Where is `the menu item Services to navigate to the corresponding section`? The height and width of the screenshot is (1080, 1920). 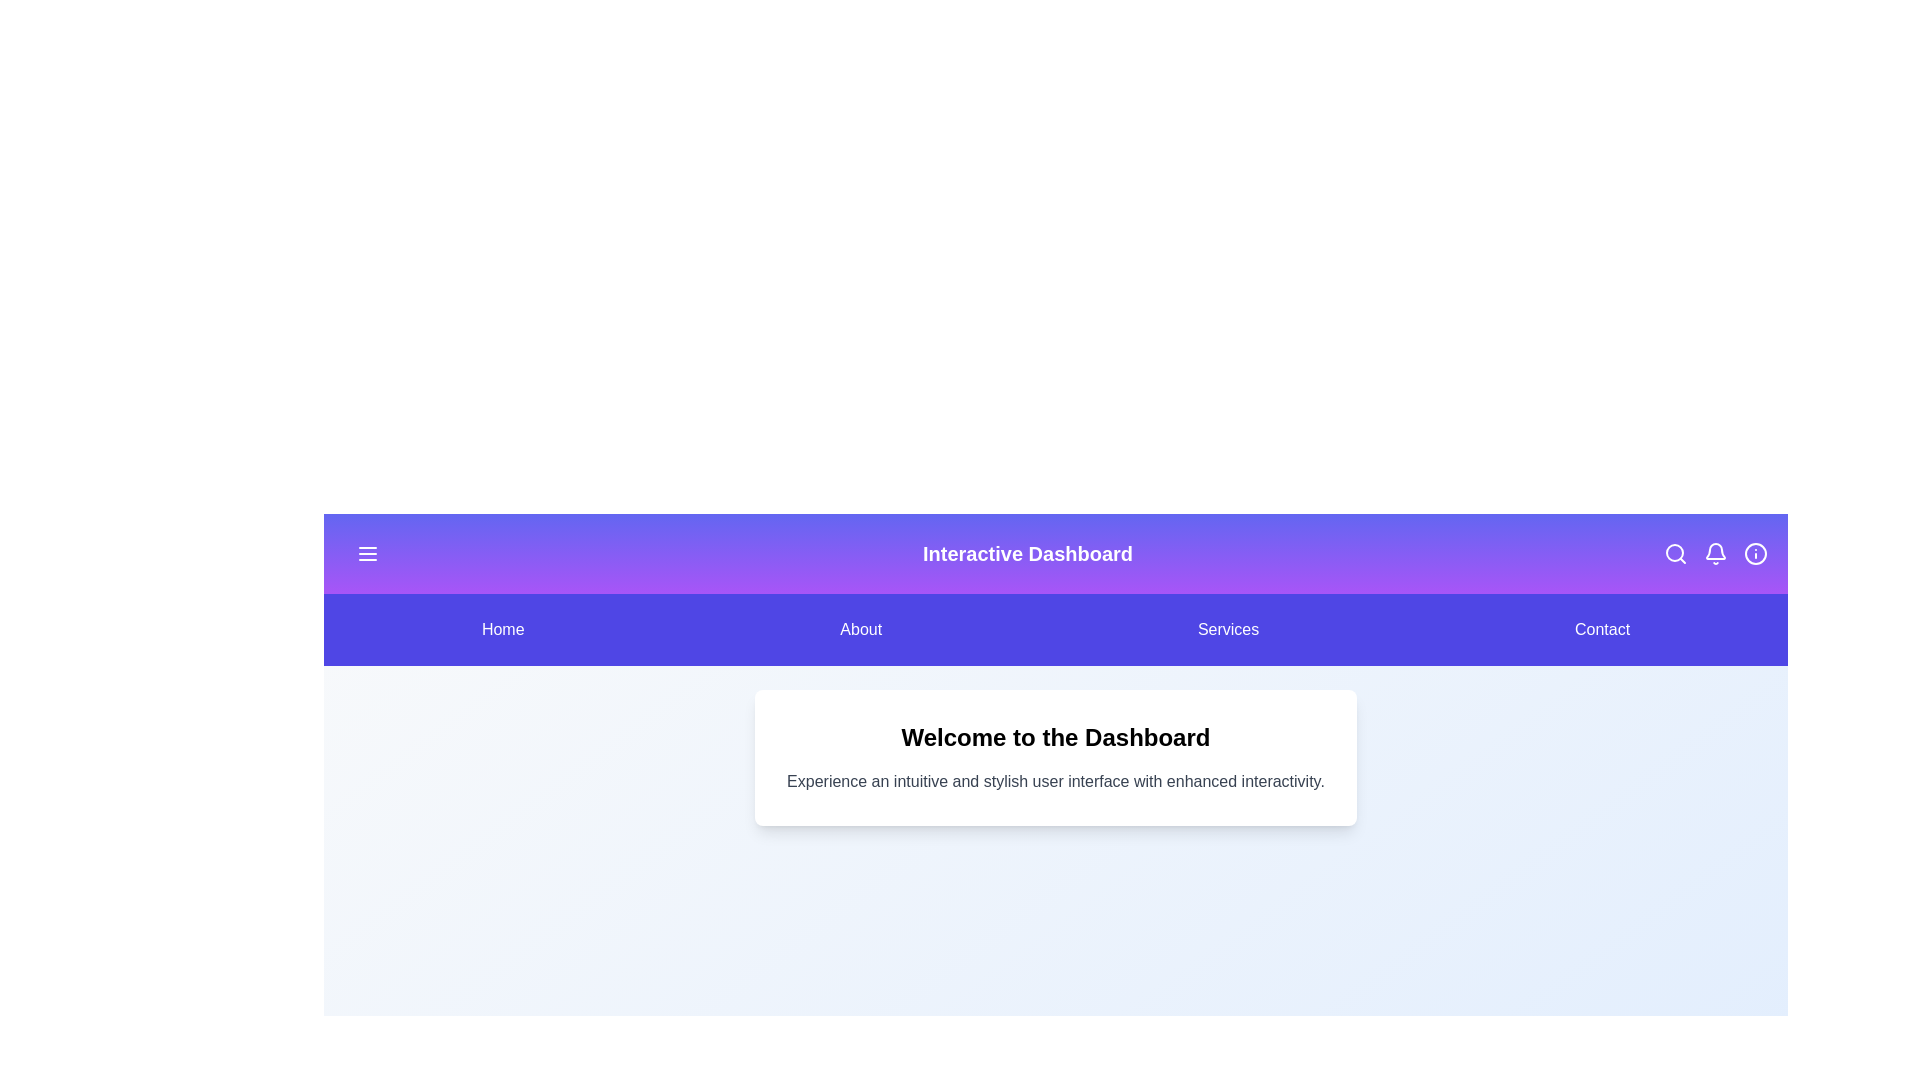 the menu item Services to navigate to the corresponding section is located at coordinates (1227, 628).